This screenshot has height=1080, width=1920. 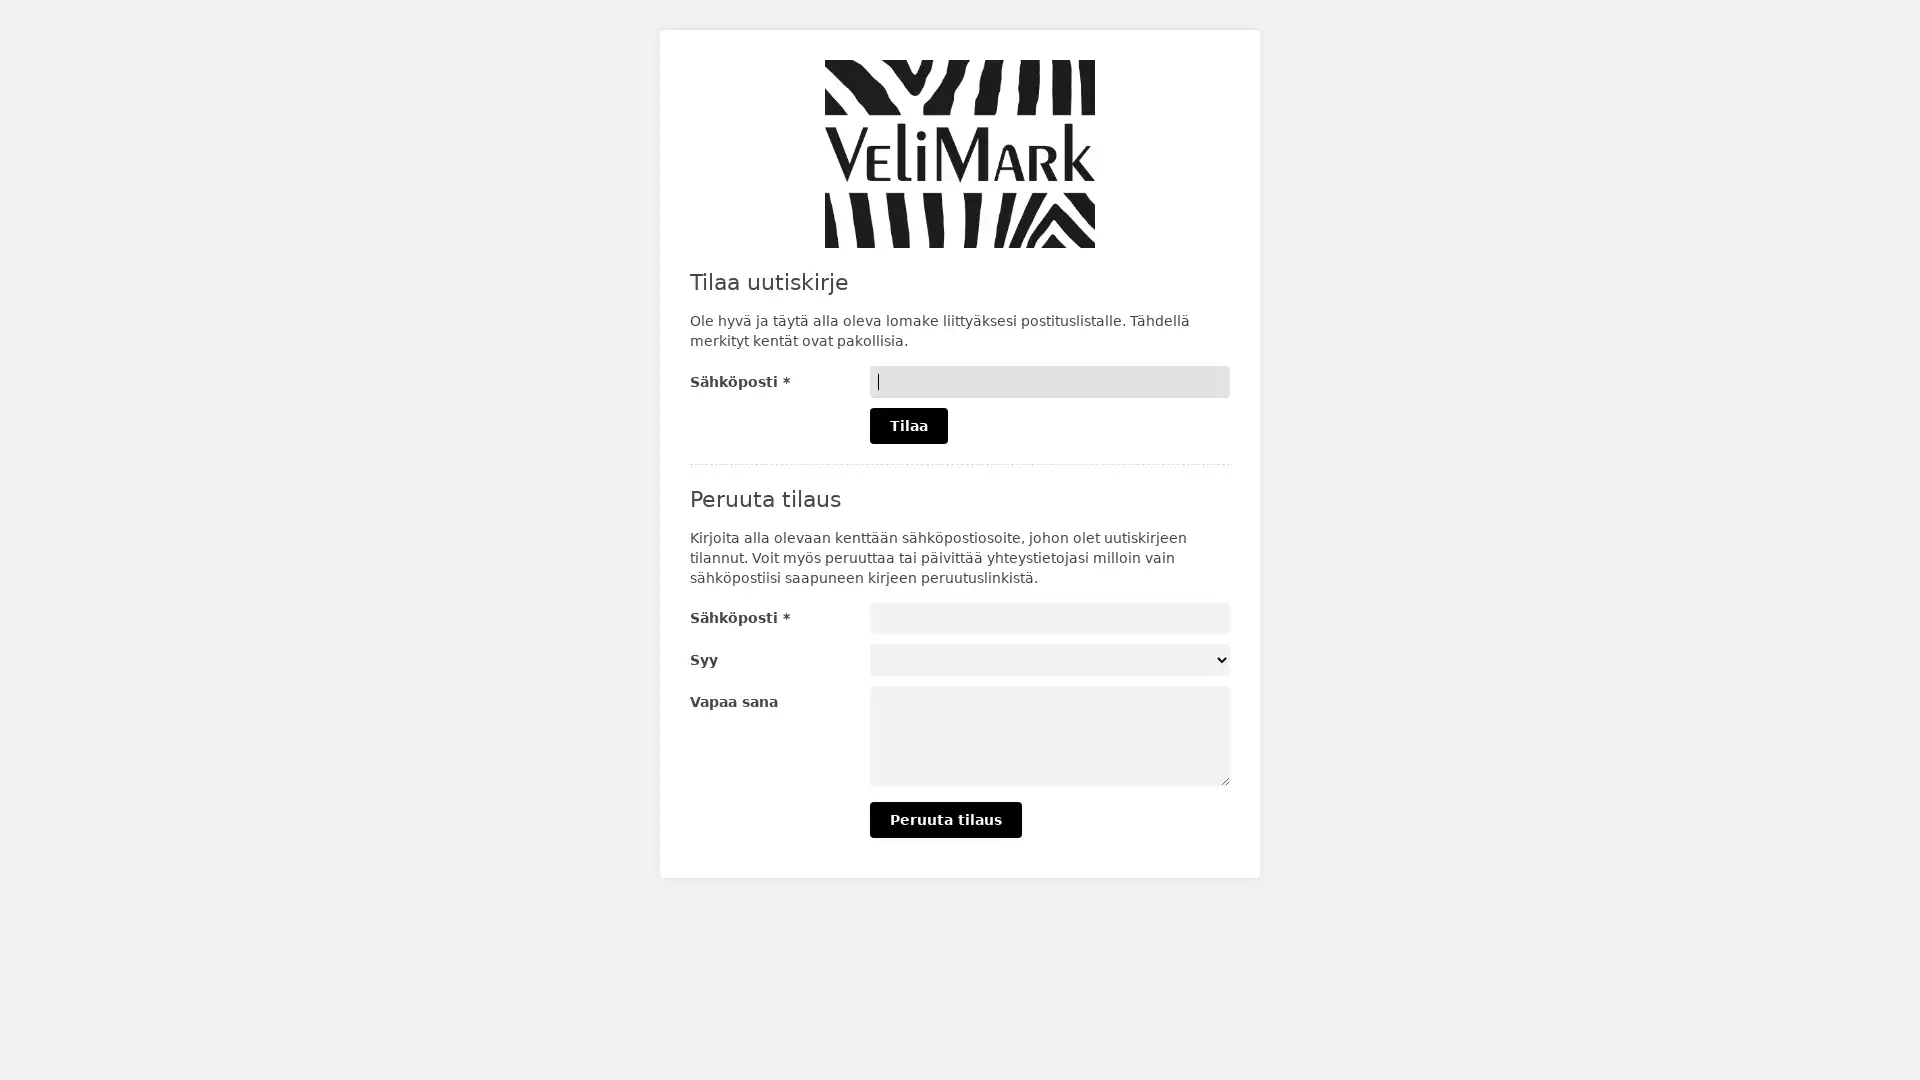 I want to click on Tilaa, so click(x=907, y=423).